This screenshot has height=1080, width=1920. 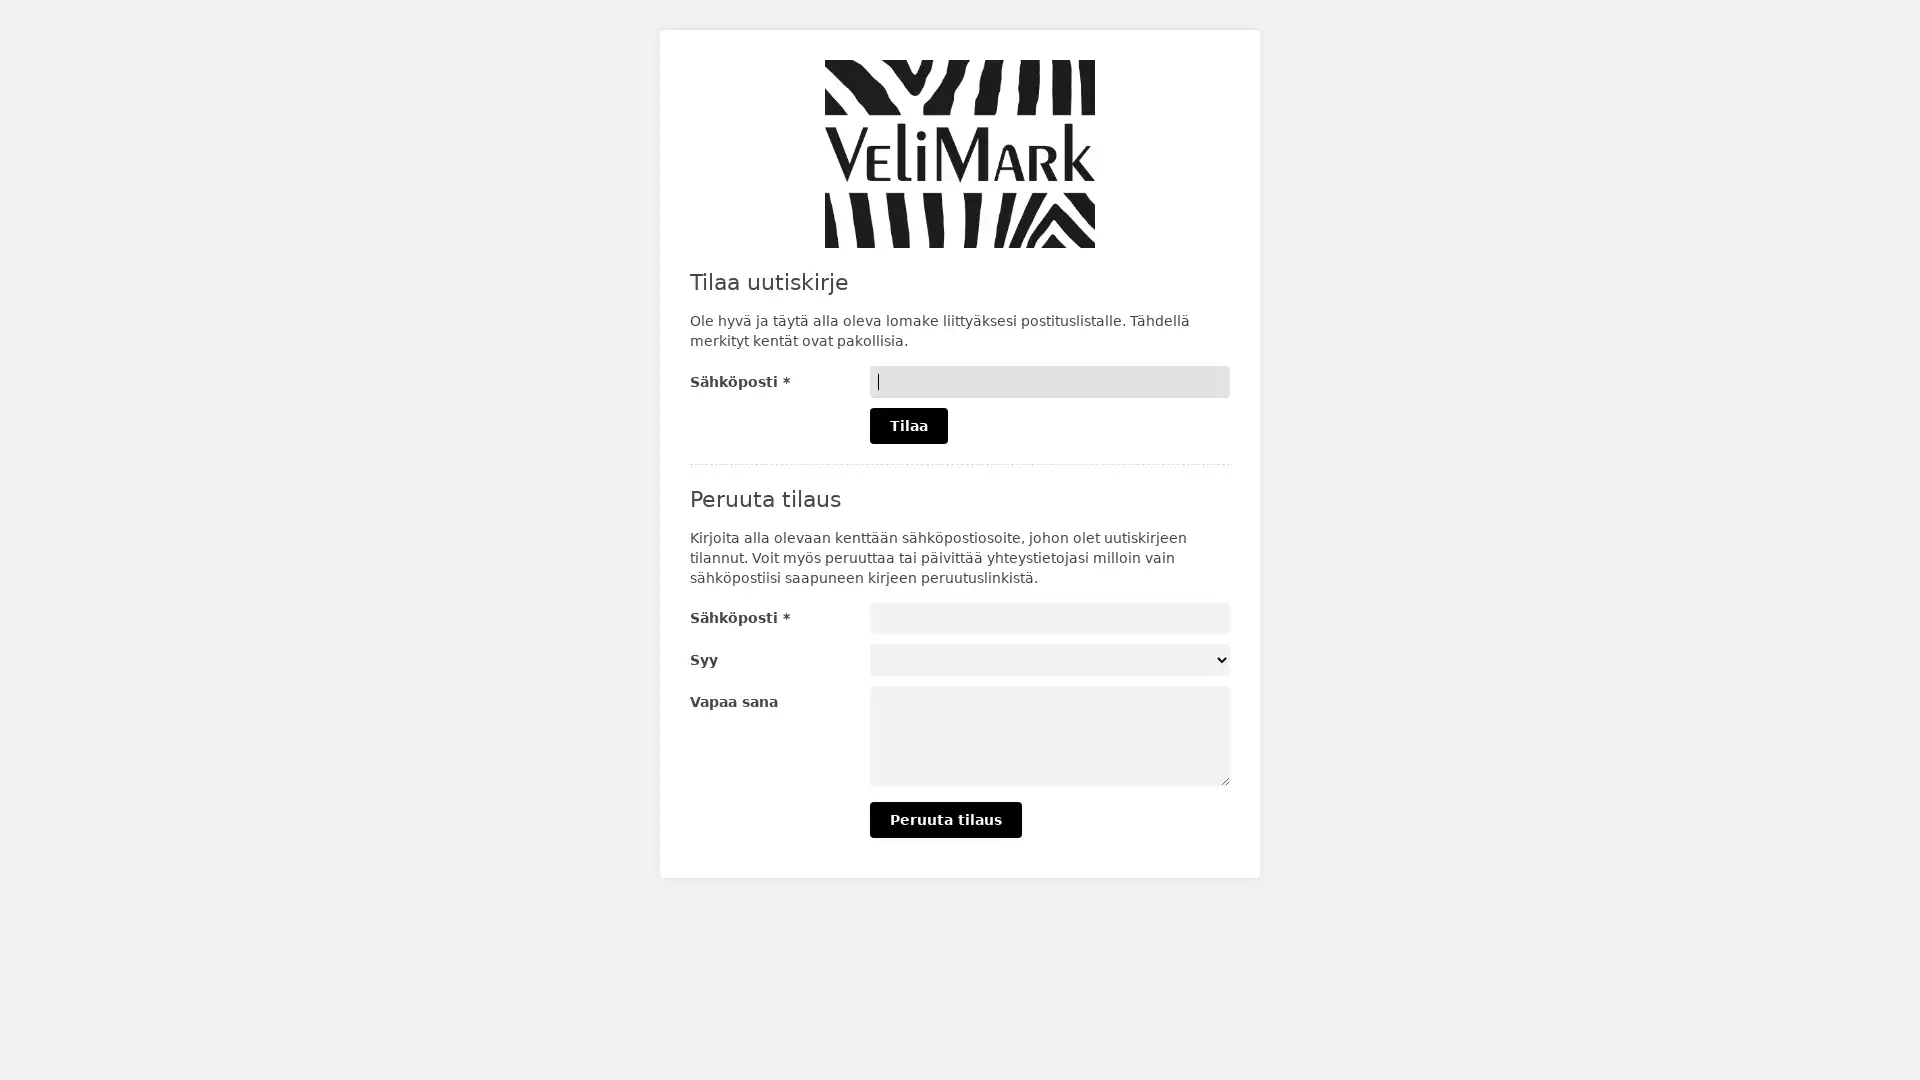 I want to click on Tilaa, so click(x=907, y=423).